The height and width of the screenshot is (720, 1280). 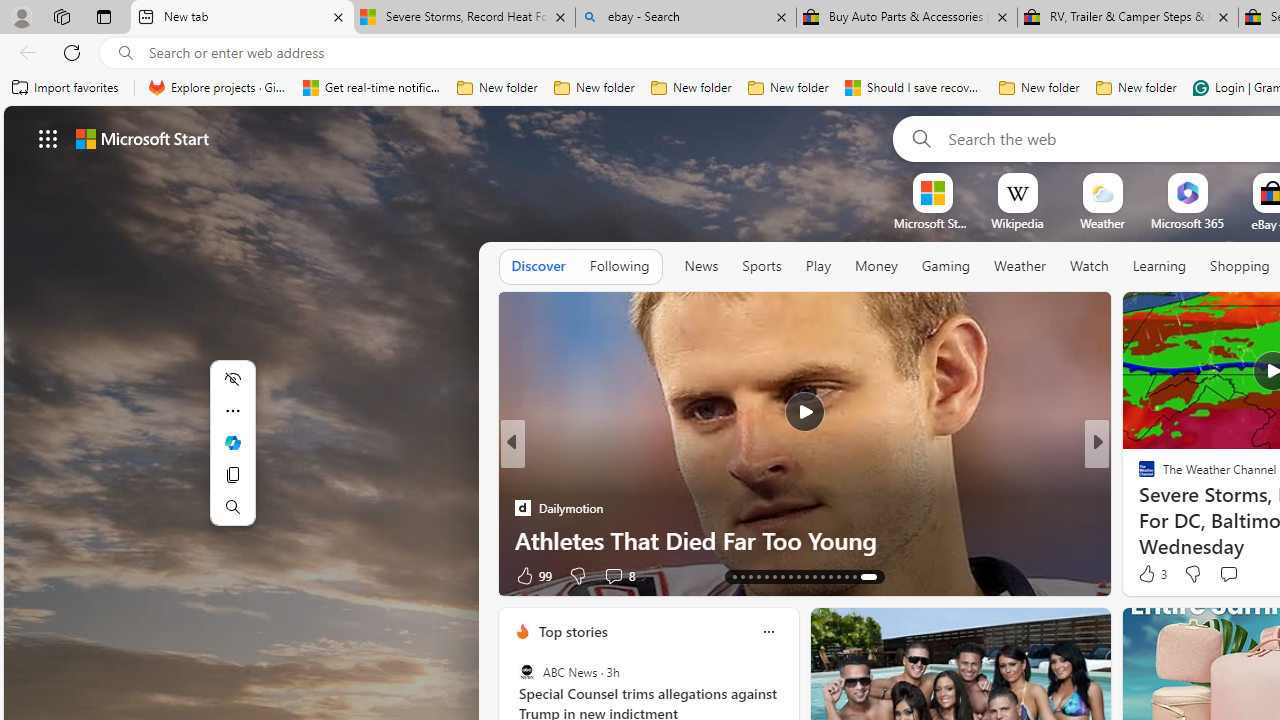 What do you see at coordinates (48, 137) in the screenshot?
I see `'App launcher'` at bounding box center [48, 137].